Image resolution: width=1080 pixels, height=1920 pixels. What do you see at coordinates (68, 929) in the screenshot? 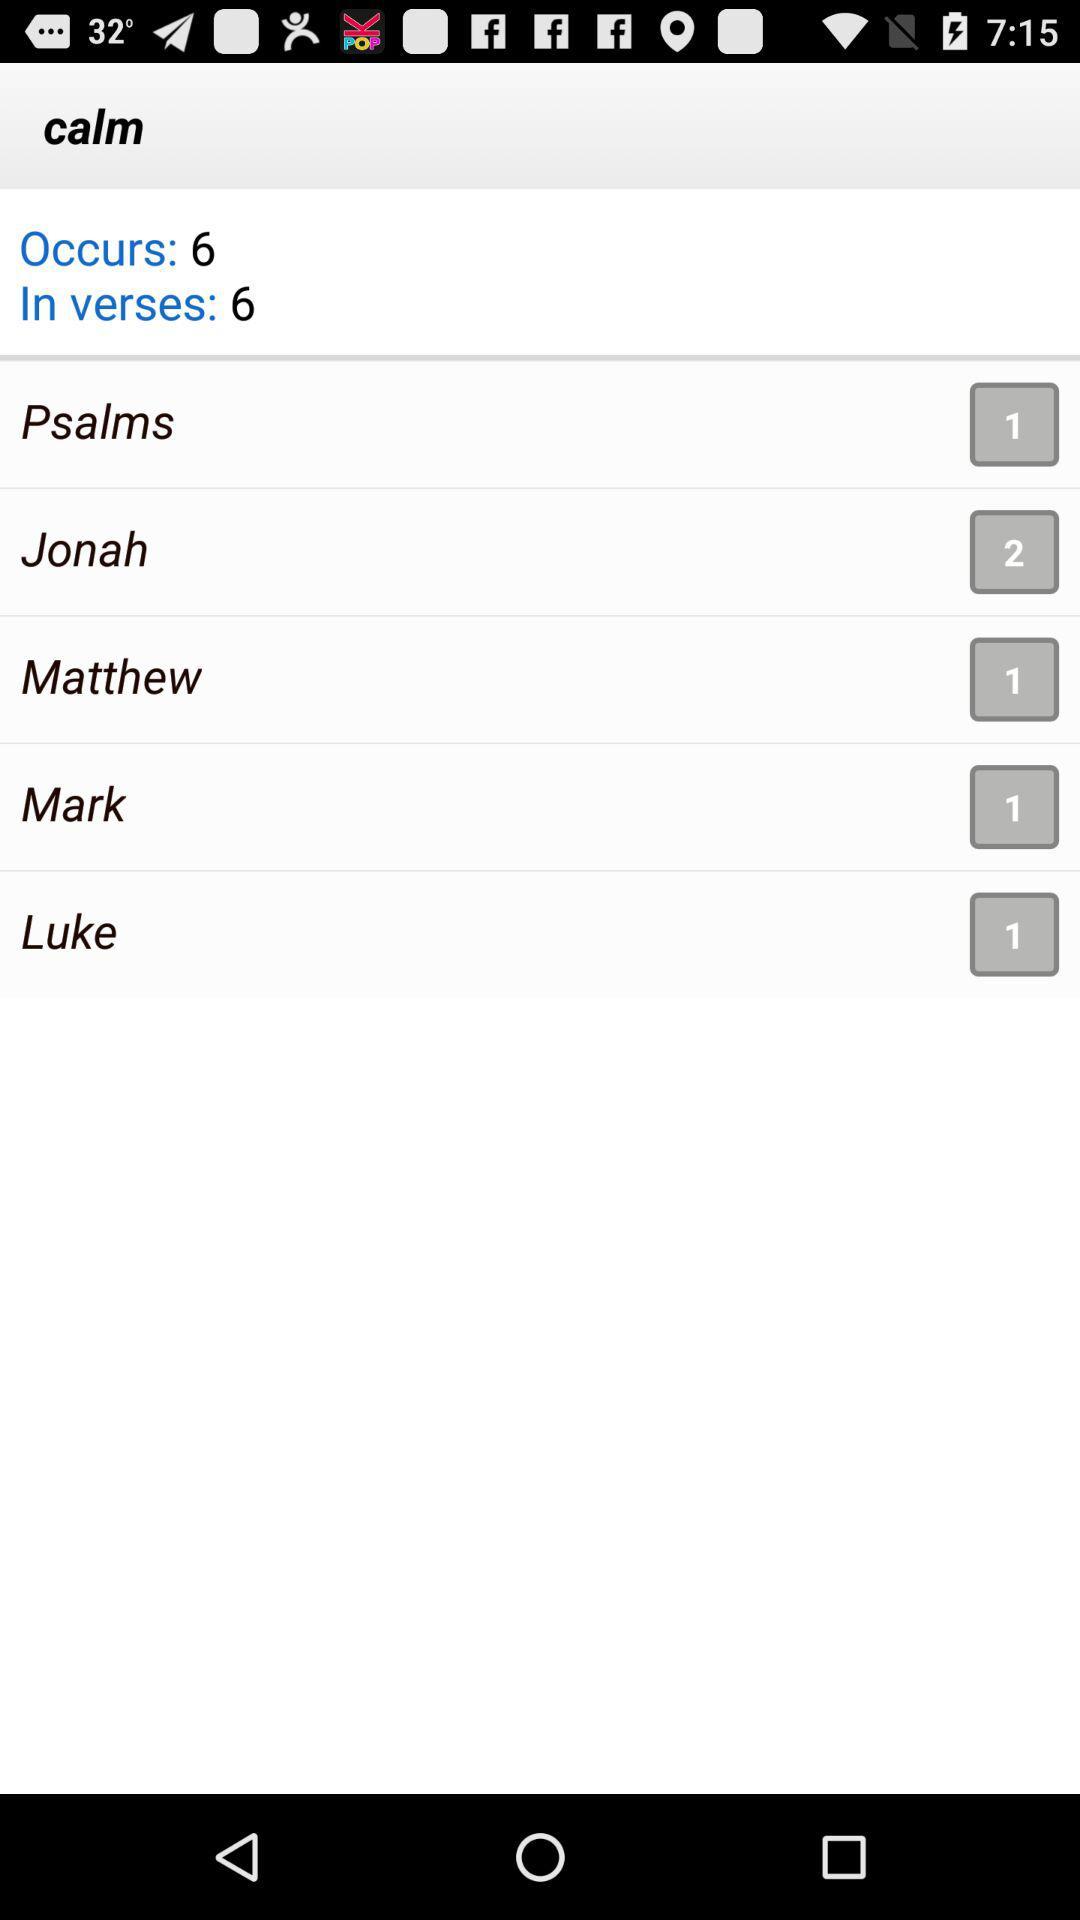
I see `the luke` at bounding box center [68, 929].